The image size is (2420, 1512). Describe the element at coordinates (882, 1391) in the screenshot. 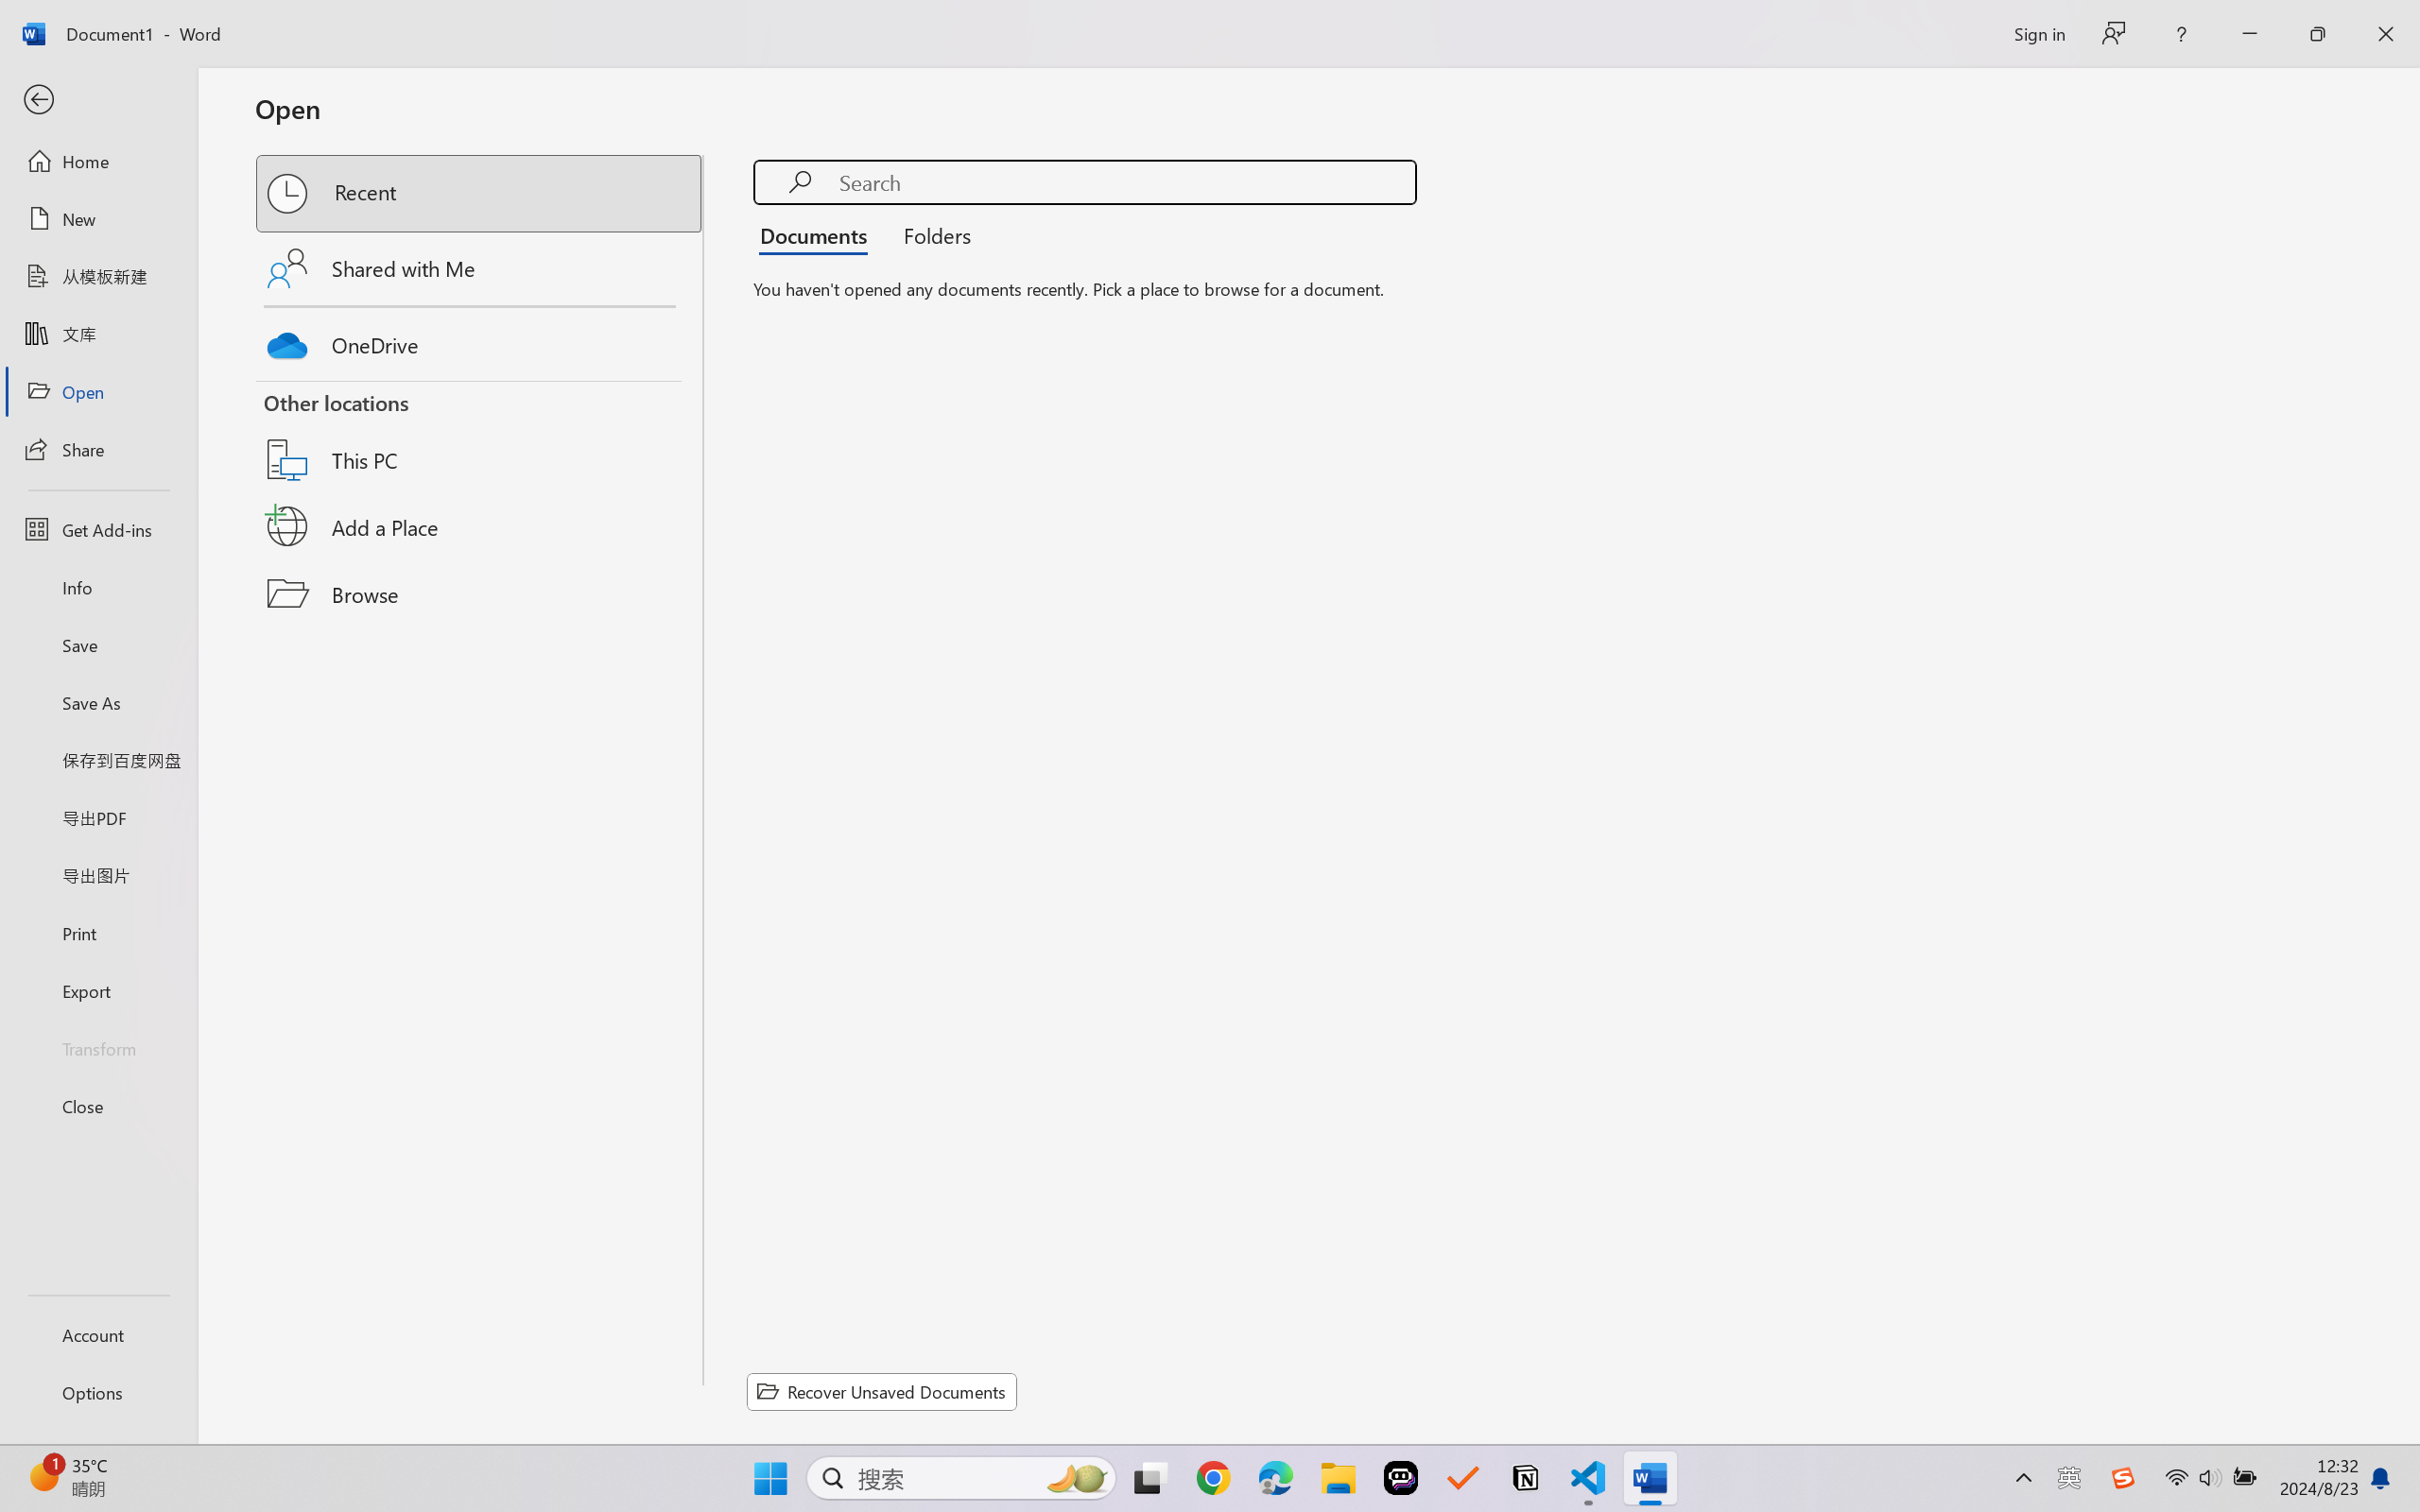

I see `'Recover Unsaved Documents'` at that location.